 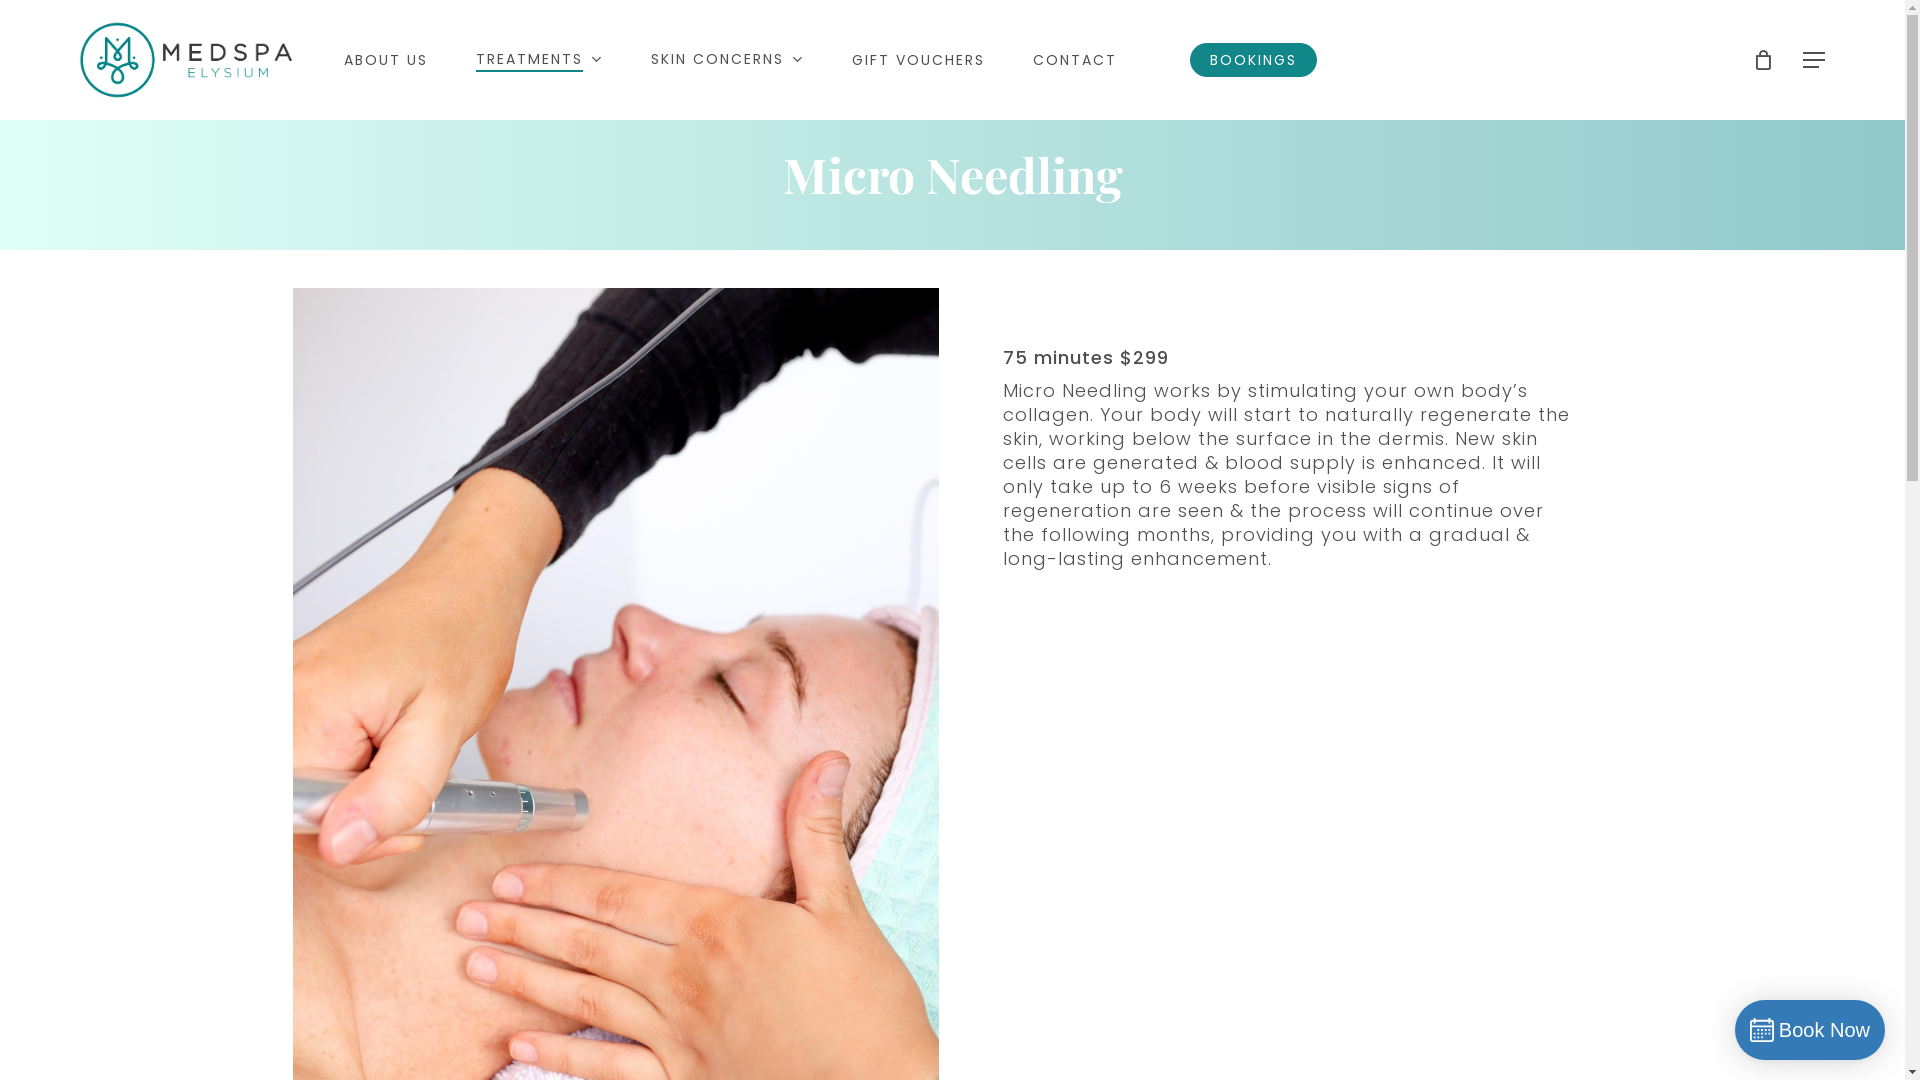 What do you see at coordinates (1809, 1029) in the screenshot?
I see `'Book Now'` at bounding box center [1809, 1029].